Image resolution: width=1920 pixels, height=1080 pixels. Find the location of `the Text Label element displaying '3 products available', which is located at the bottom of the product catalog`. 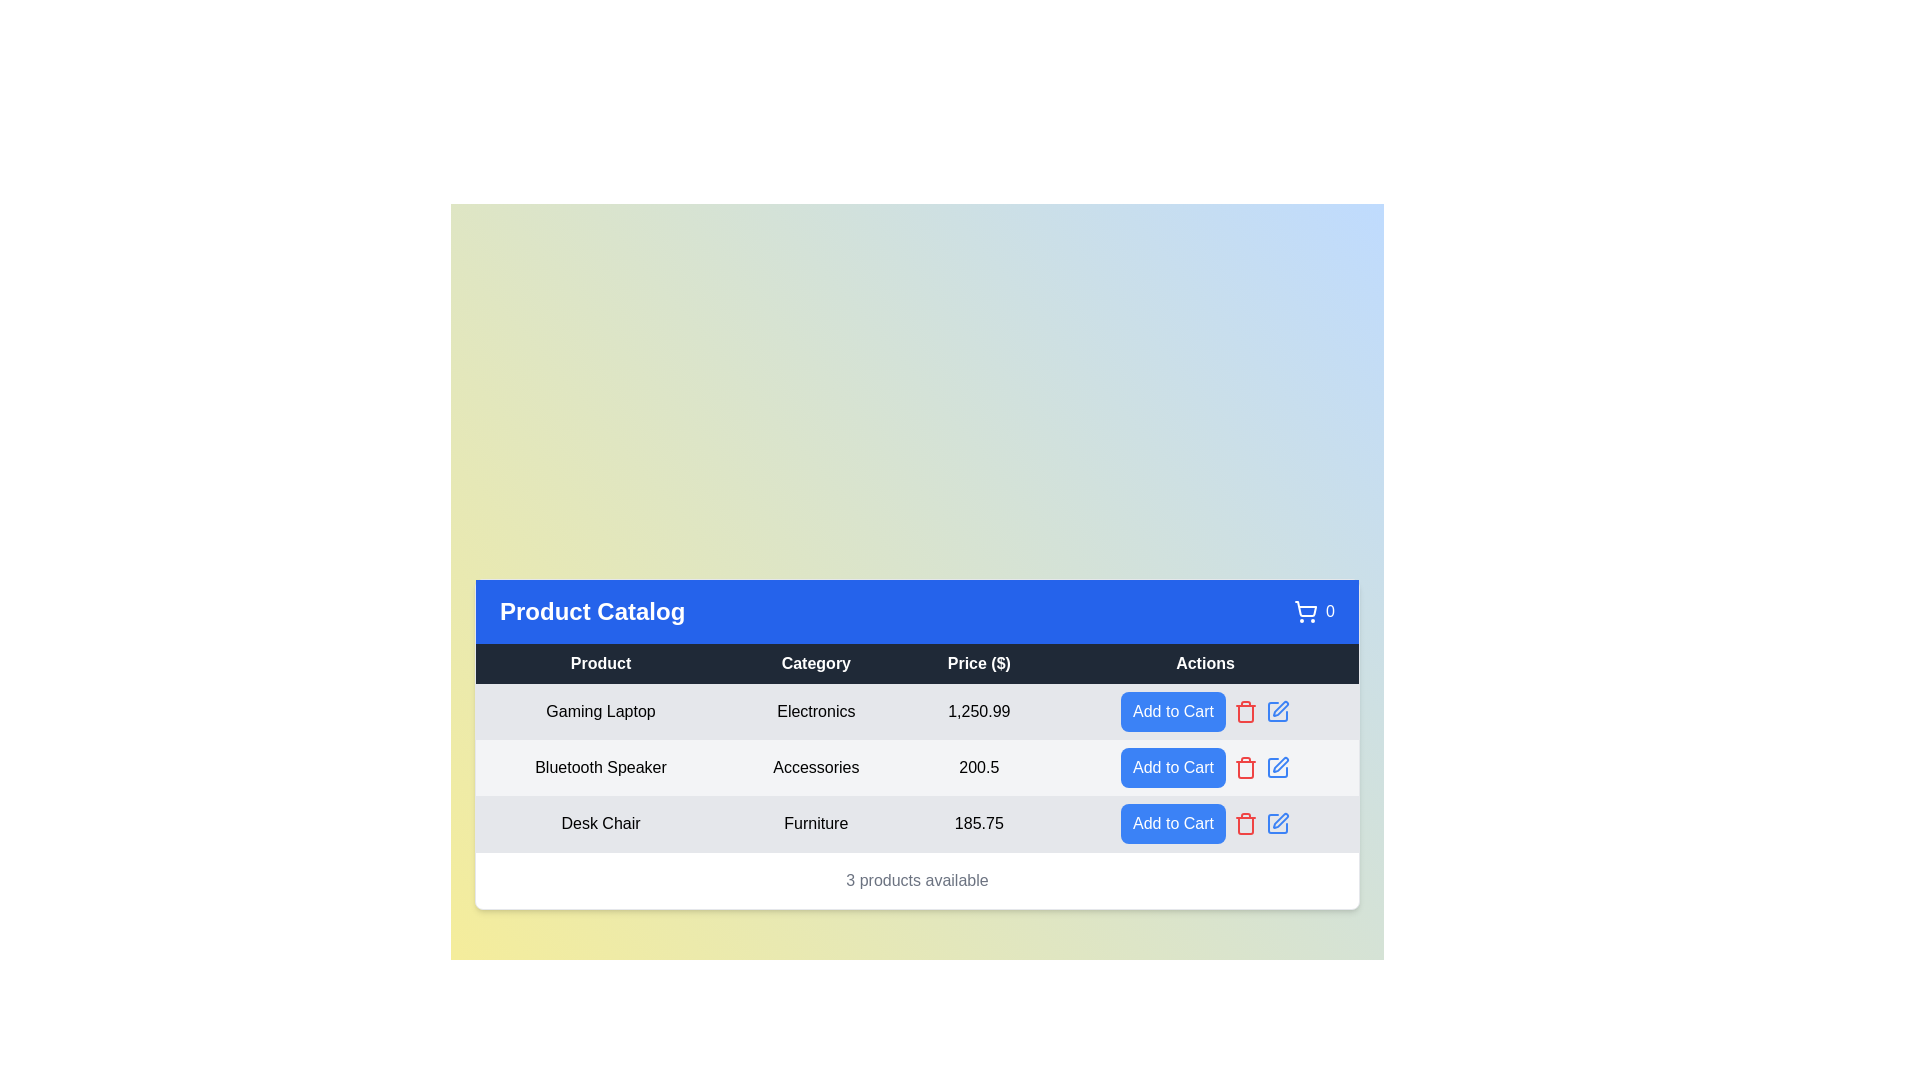

the Text Label element displaying '3 products available', which is located at the bottom of the product catalog is located at coordinates (916, 878).